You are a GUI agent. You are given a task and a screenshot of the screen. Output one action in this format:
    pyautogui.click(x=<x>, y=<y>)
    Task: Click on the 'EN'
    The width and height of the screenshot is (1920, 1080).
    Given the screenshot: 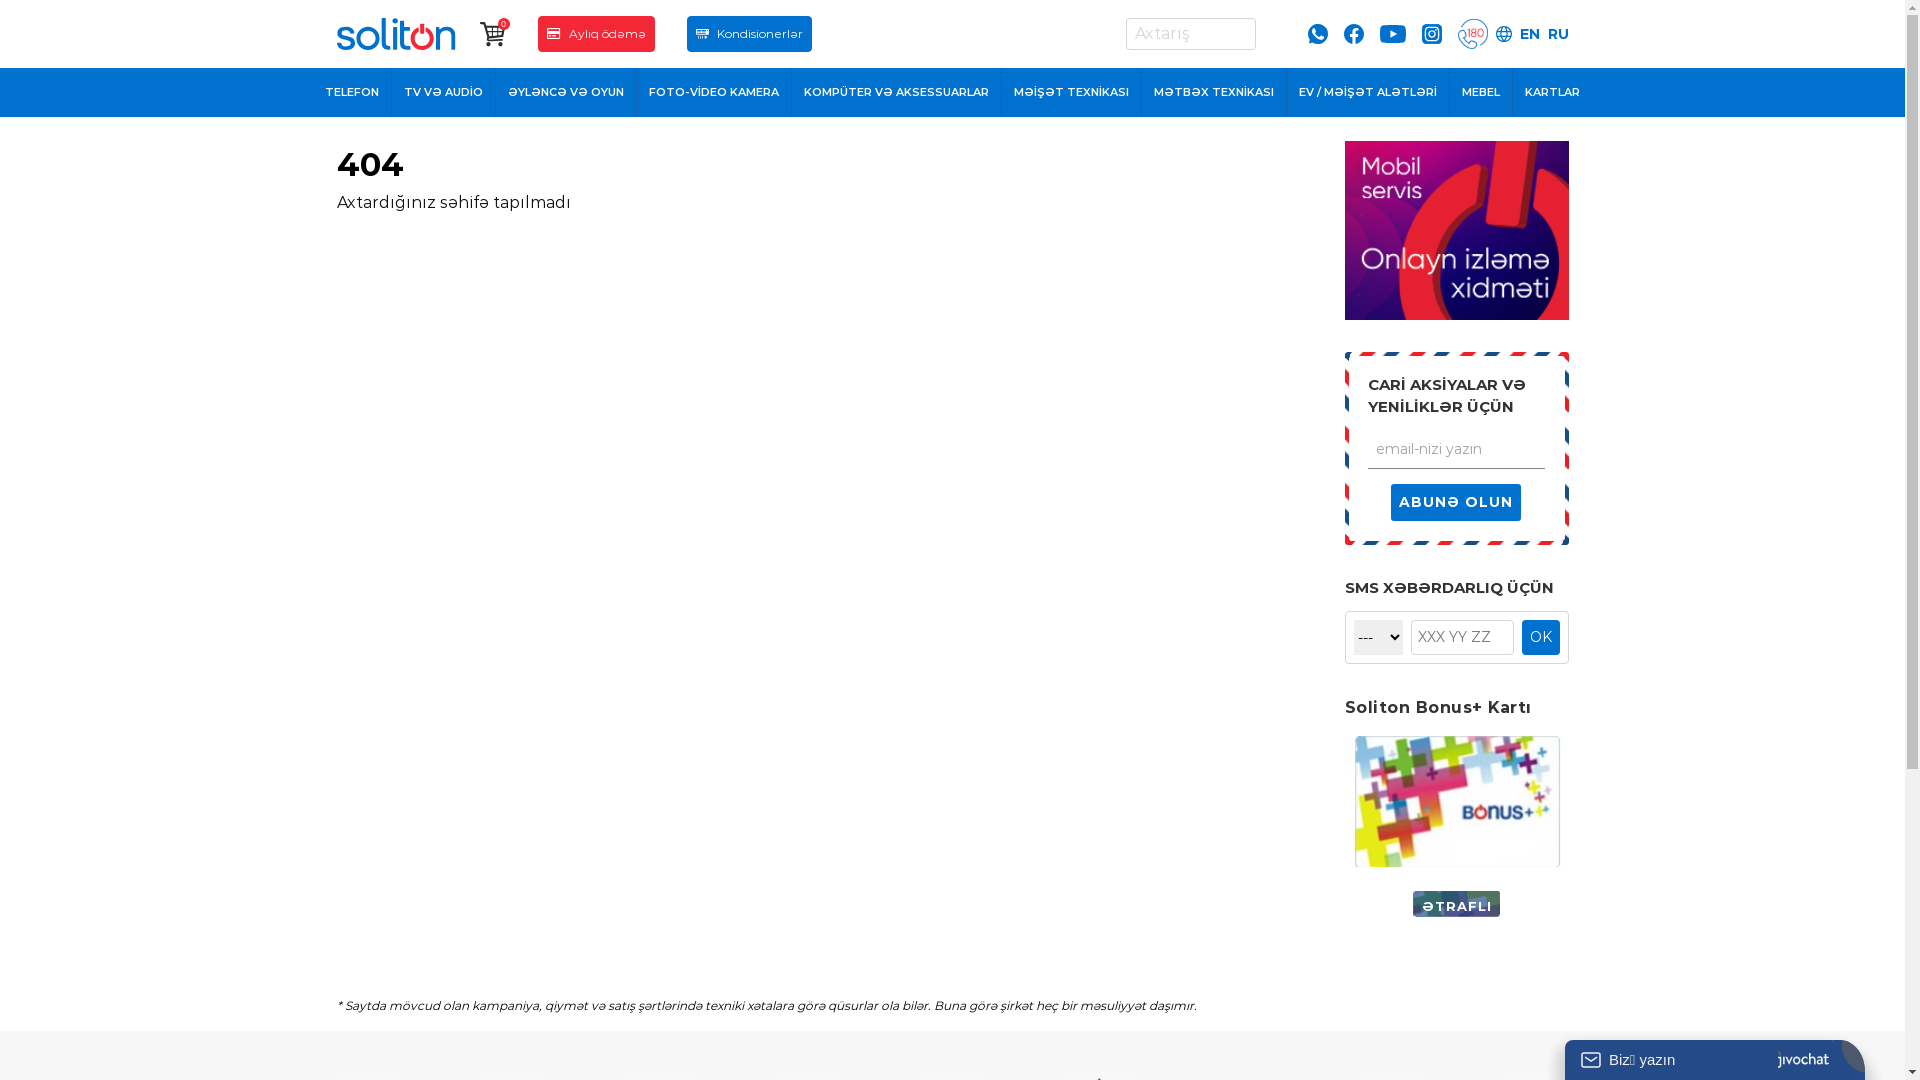 What is the action you would take?
    pyautogui.click(x=1529, y=34)
    